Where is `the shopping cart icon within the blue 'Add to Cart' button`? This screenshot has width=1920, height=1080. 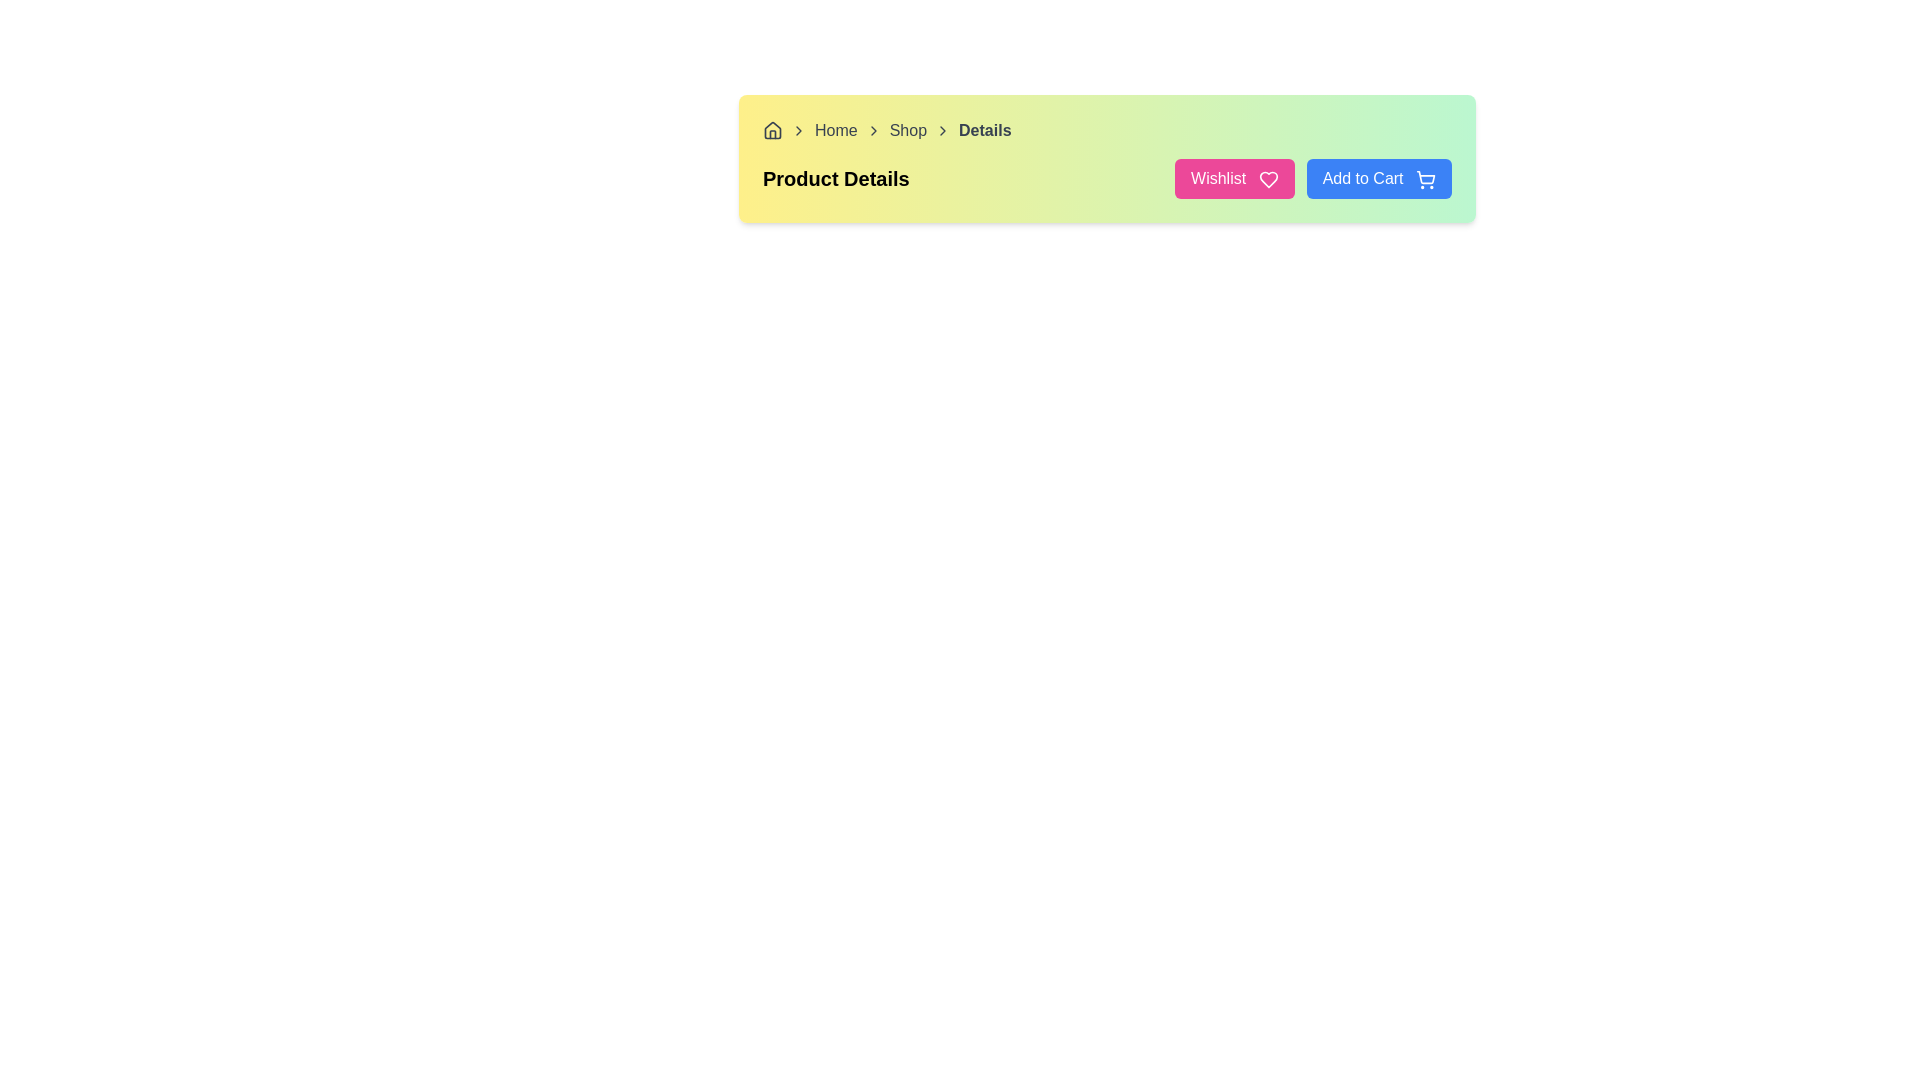
the shopping cart icon within the blue 'Add to Cart' button is located at coordinates (1424, 176).